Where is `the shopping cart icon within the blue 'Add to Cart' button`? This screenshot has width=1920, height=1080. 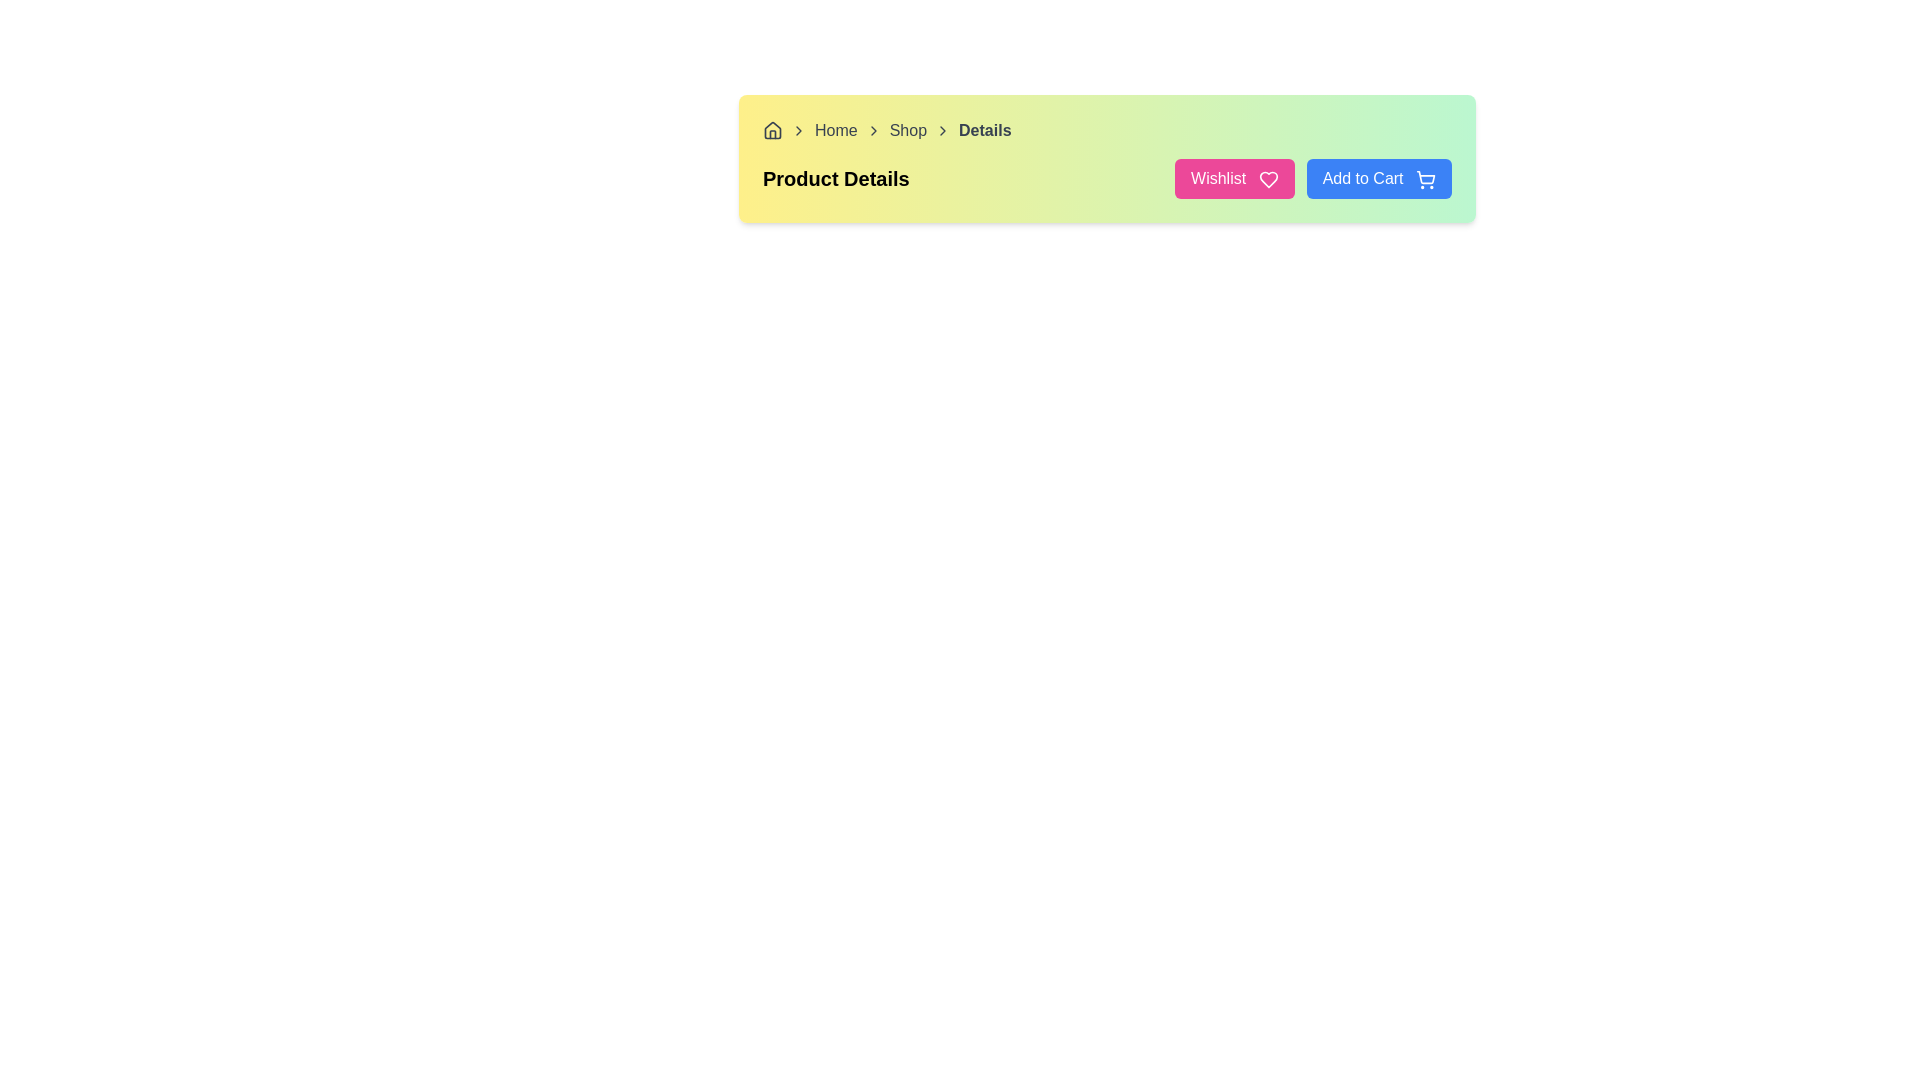
the shopping cart icon within the blue 'Add to Cart' button is located at coordinates (1424, 176).